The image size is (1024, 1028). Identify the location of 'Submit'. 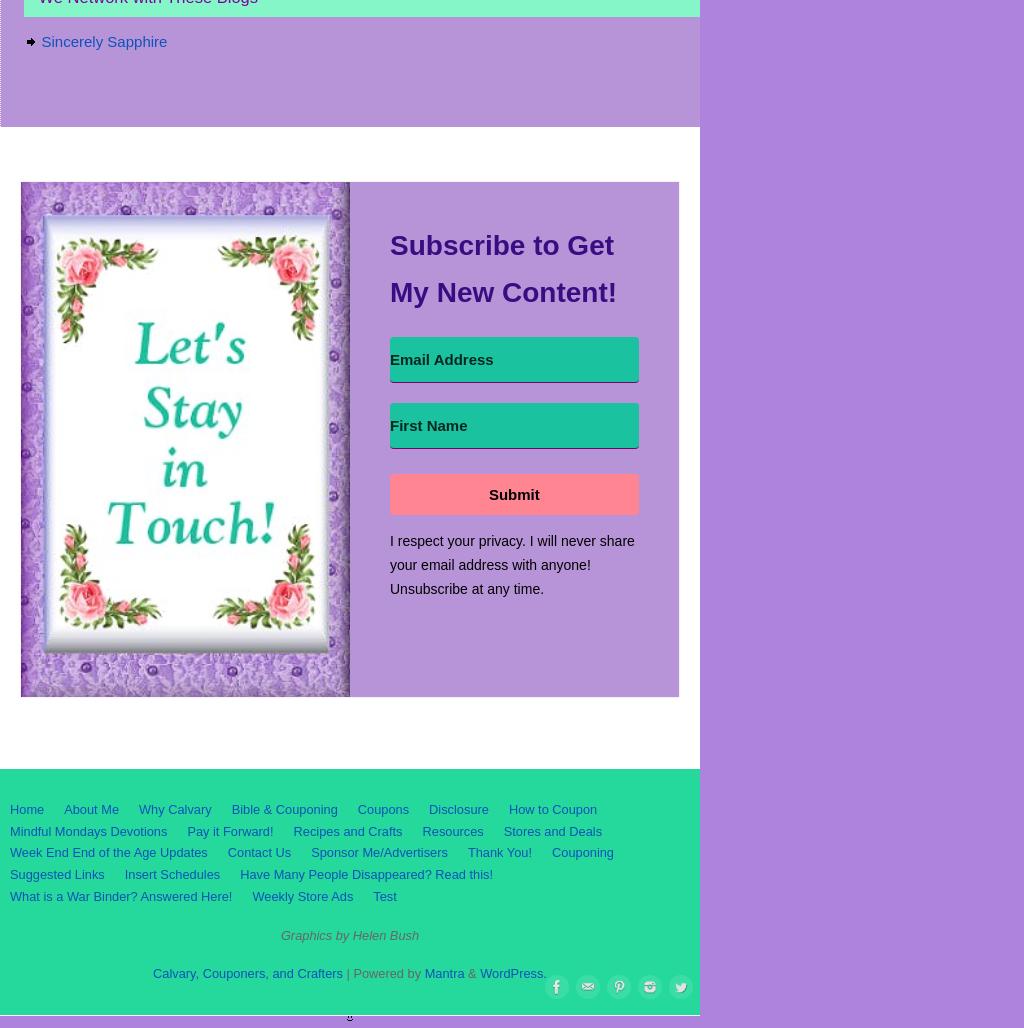
(513, 492).